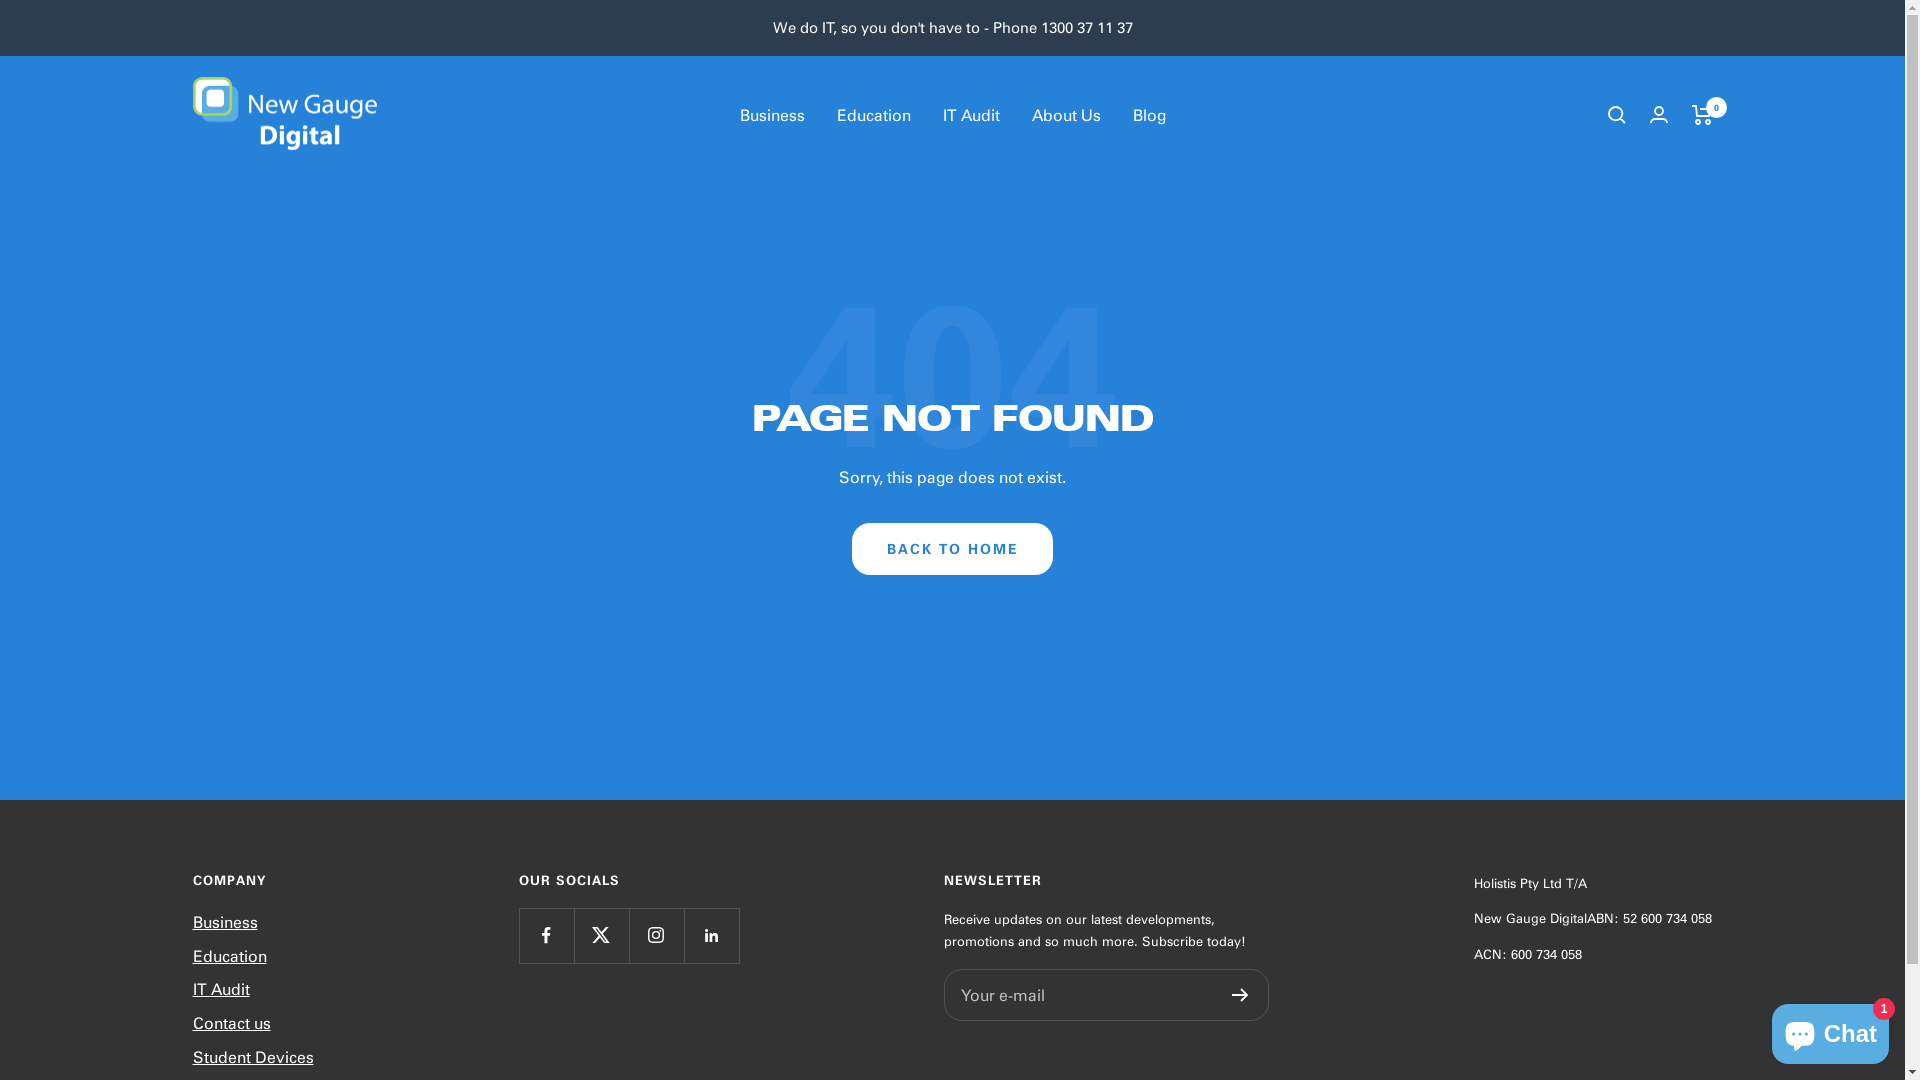 The height and width of the screenshot is (1080, 1920). I want to click on '0', so click(1701, 115).